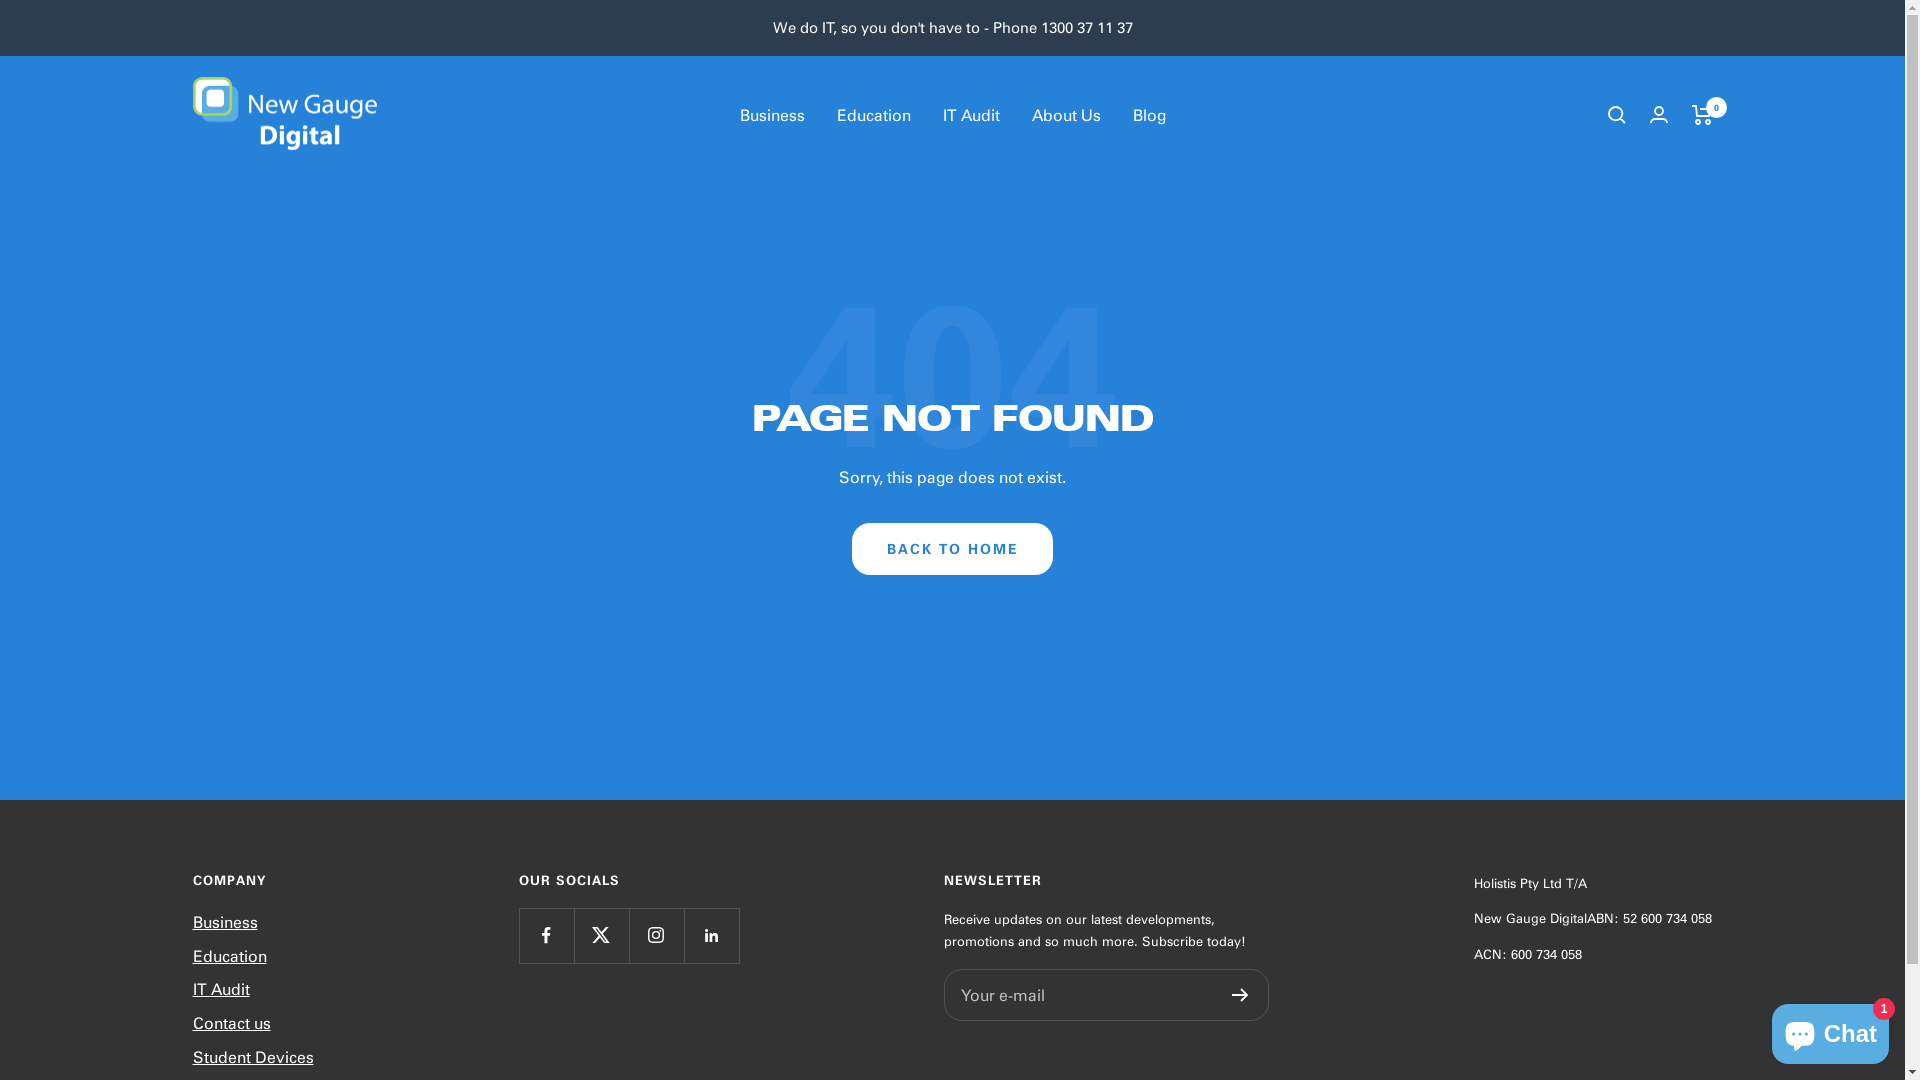 The height and width of the screenshot is (1080, 1920). I want to click on '0', so click(1701, 115).